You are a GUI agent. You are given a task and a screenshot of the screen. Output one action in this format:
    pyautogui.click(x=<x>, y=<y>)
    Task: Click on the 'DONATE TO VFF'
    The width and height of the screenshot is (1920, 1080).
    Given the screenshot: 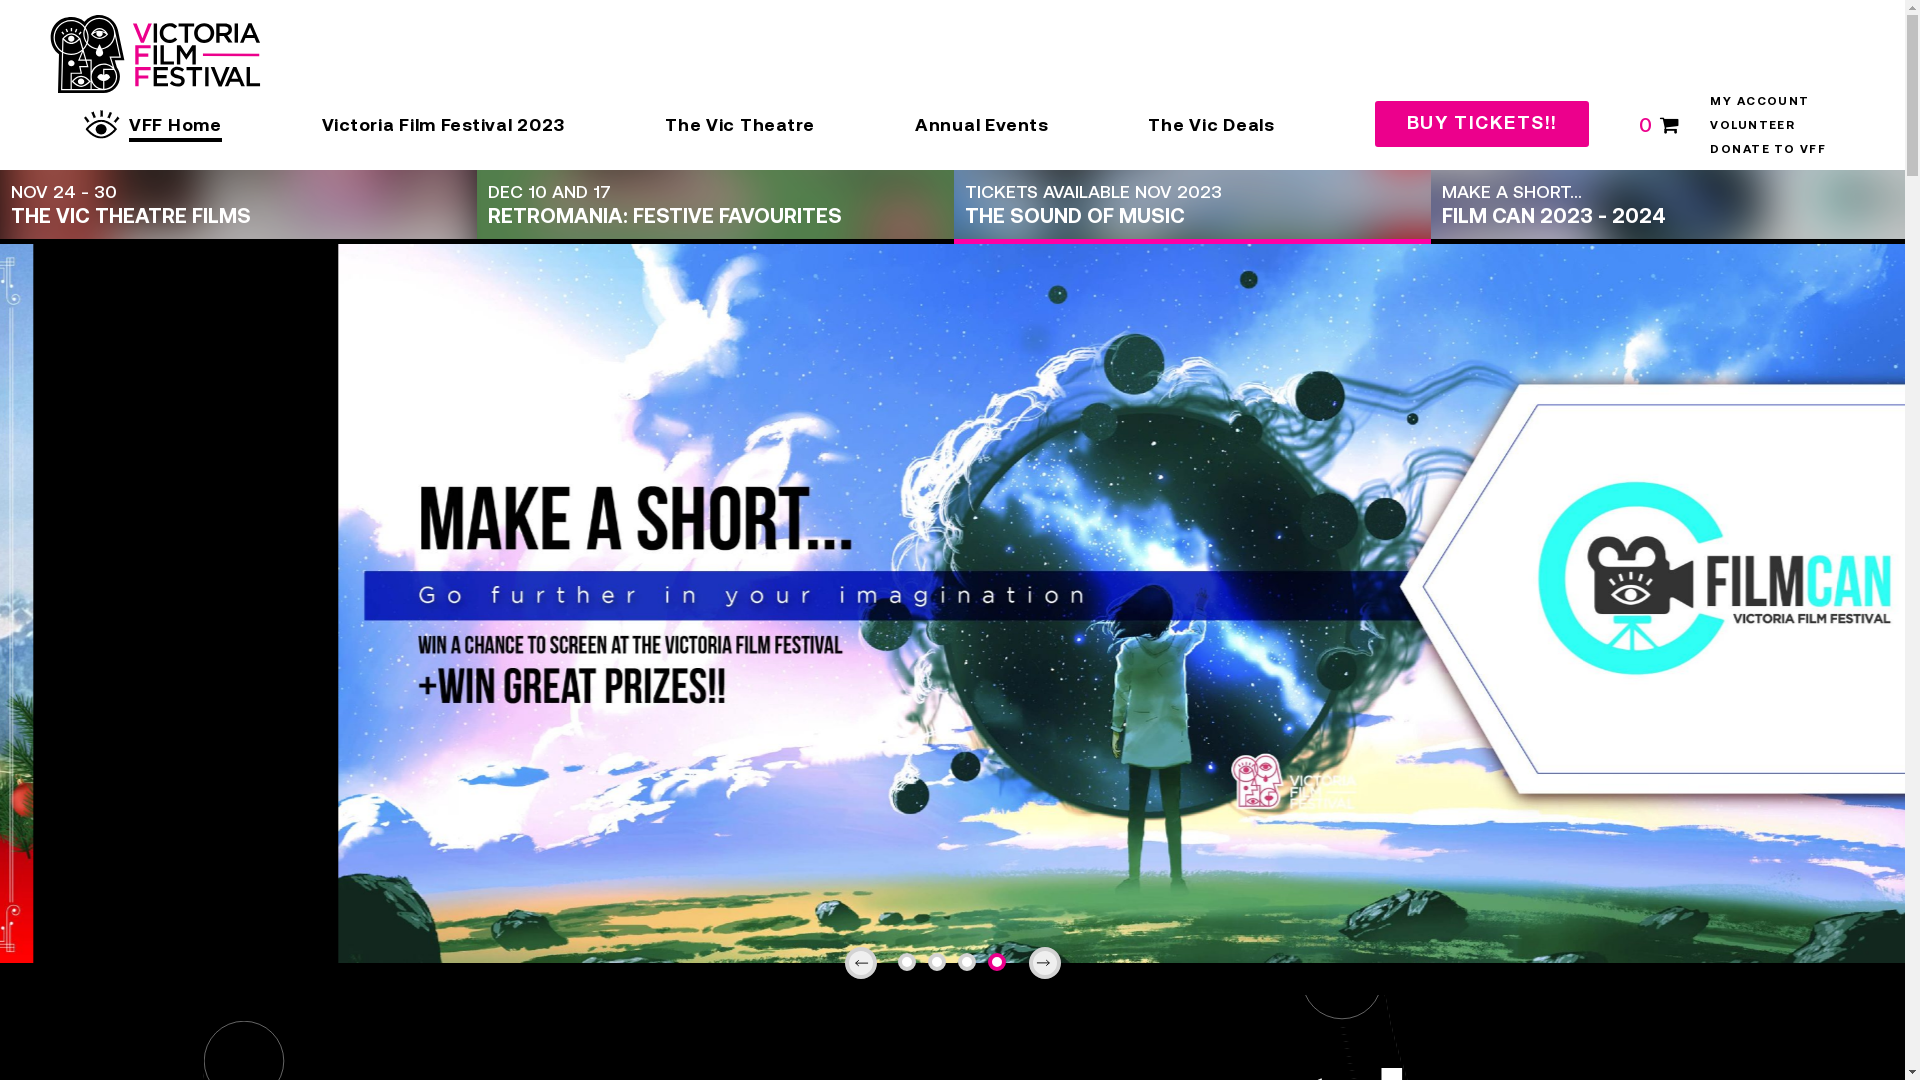 What is the action you would take?
    pyautogui.click(x=1767, y=146)
    